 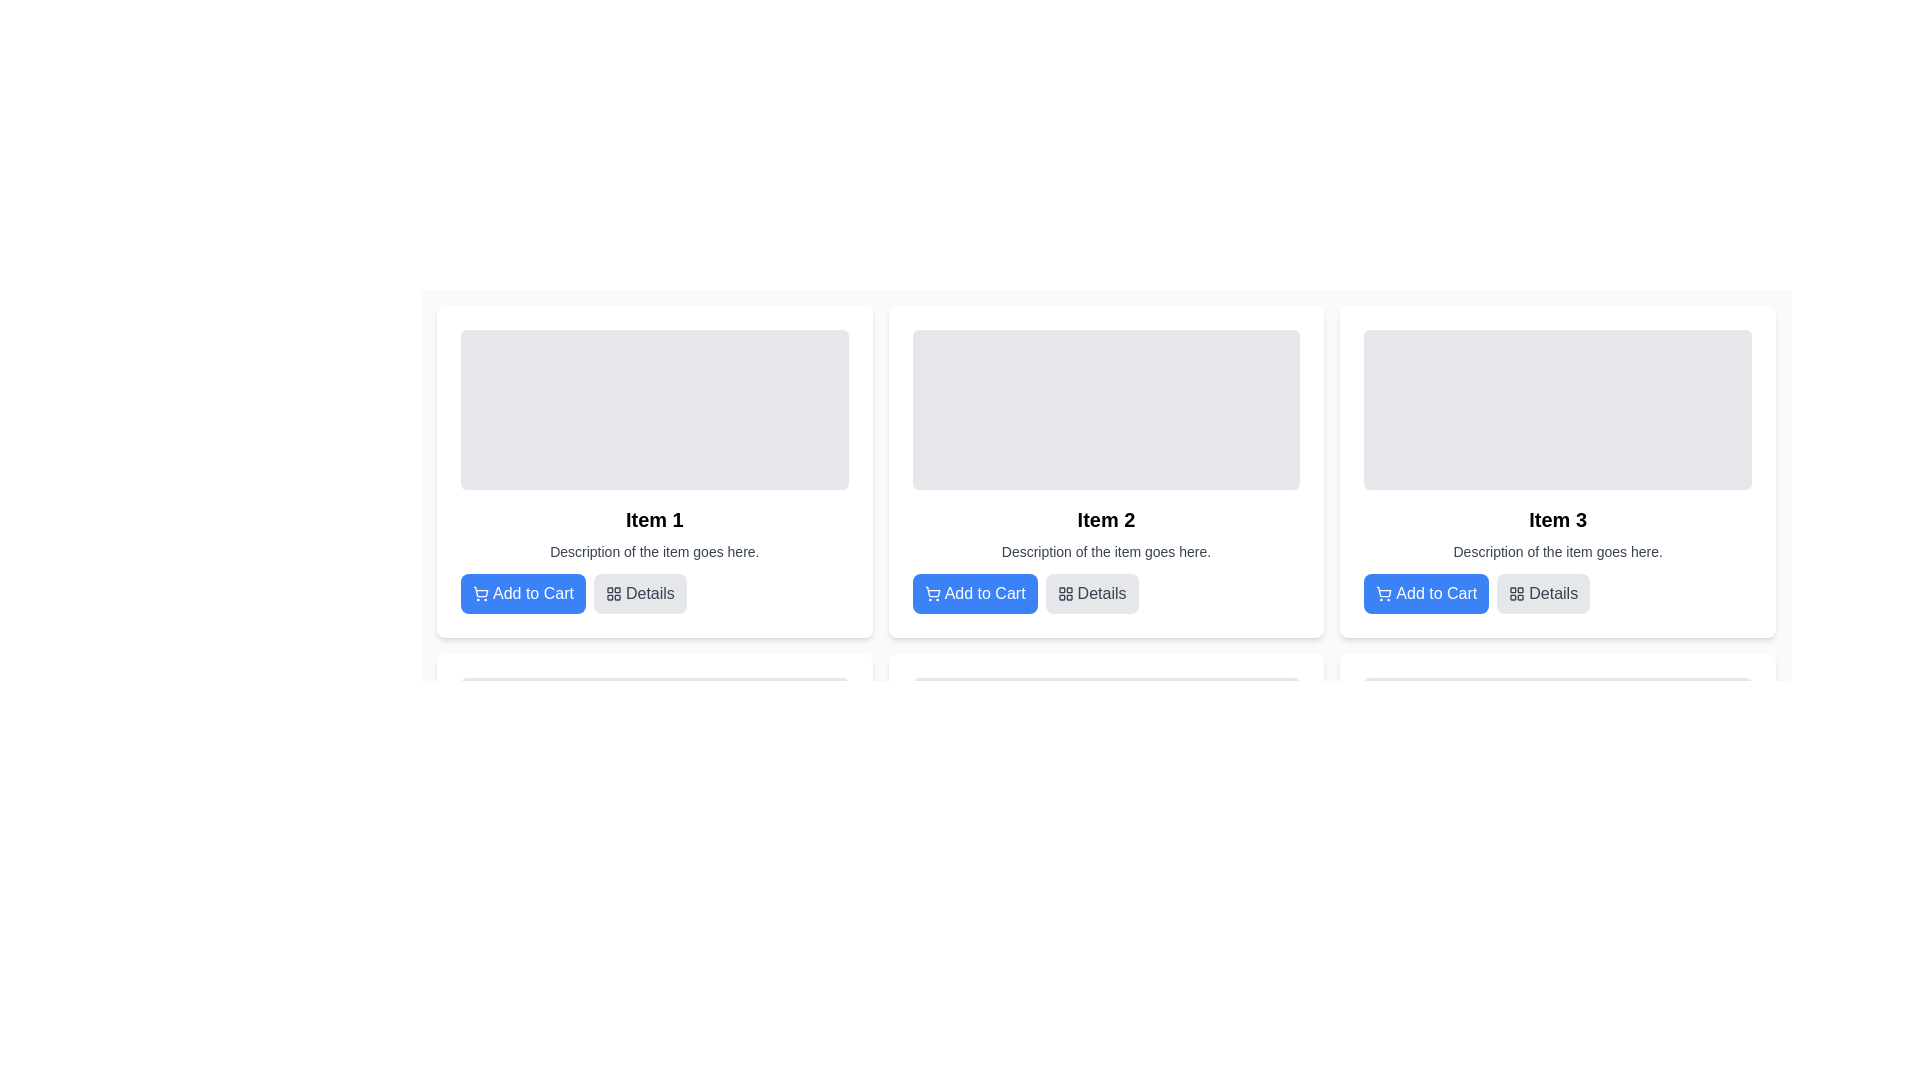 What do you see at coordinates (1557, 551) in the screenshot?
I see `the Text Display element that shows 'Description of the item goes here.' located in the card for 'Item 3', positioned below the title and above the action buttons` at bounding box center [1557, 551].